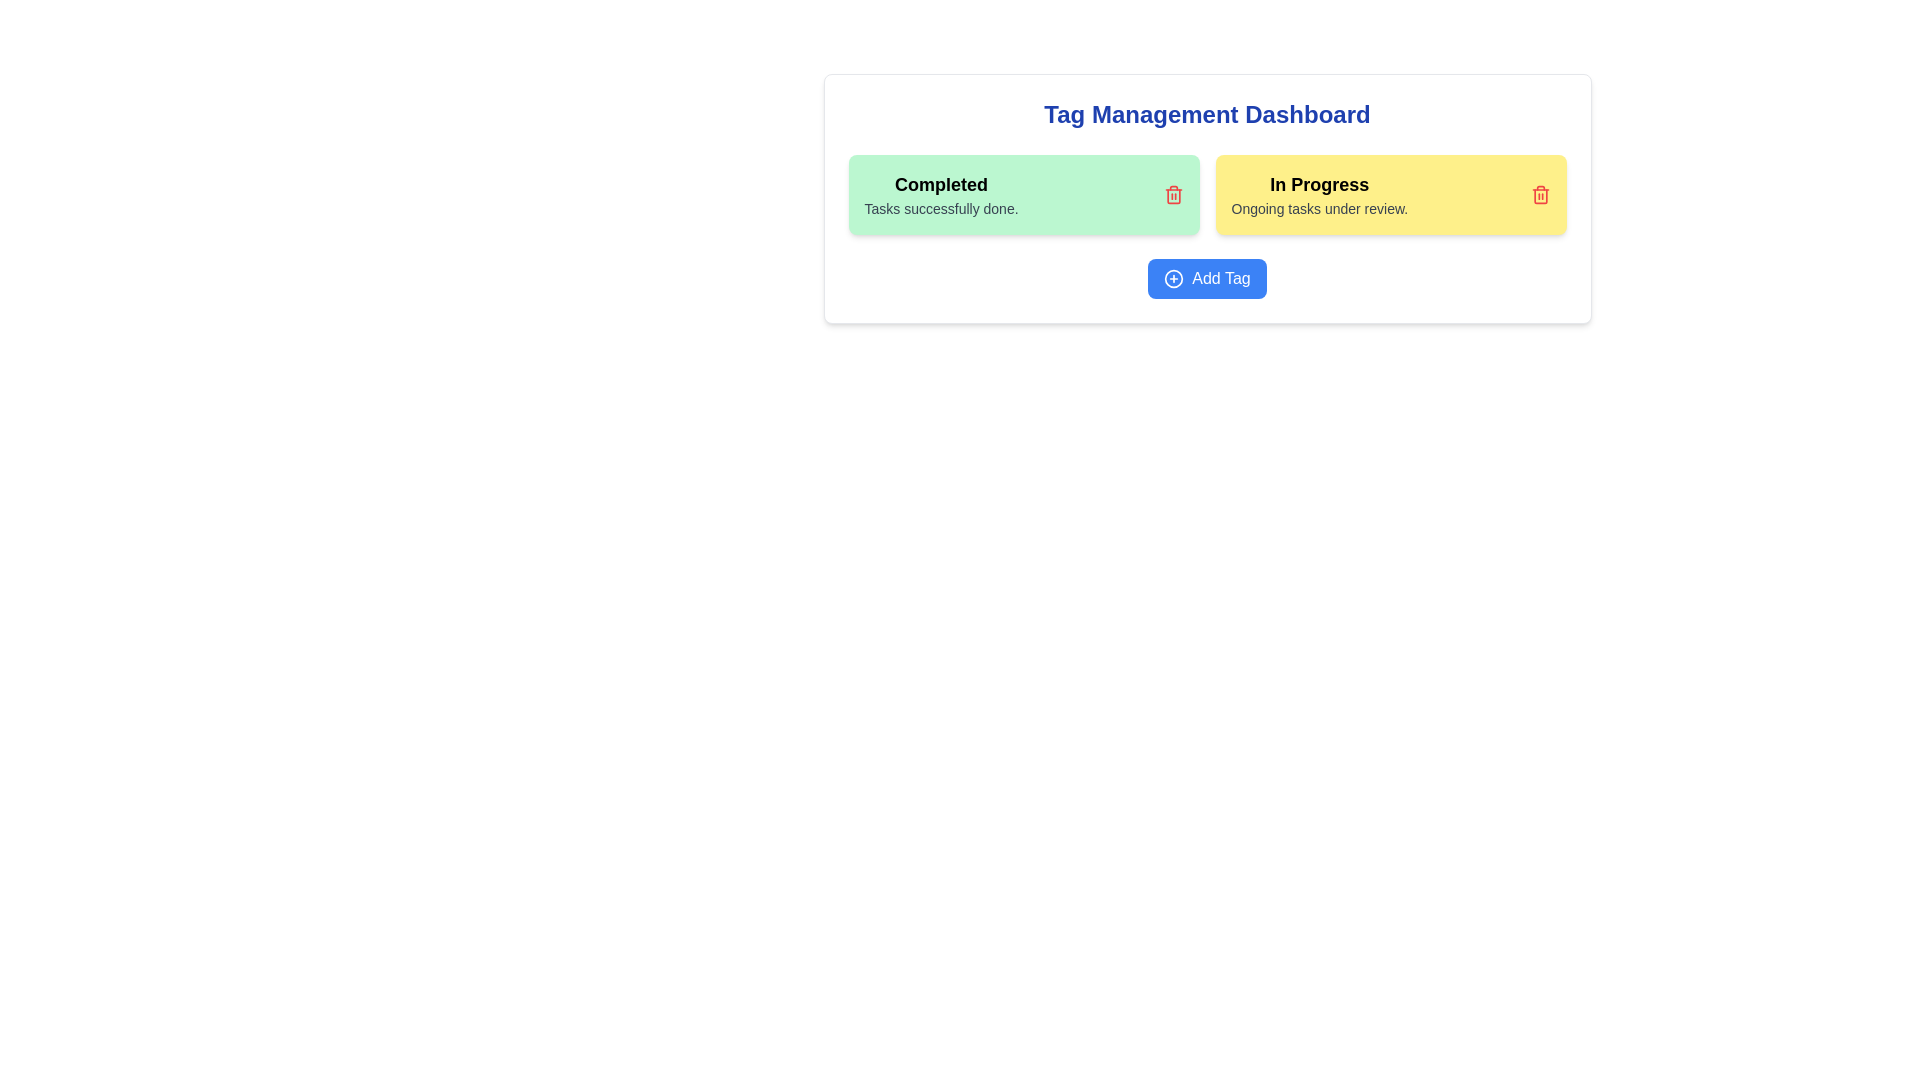 This screenshot has height=1080, width=1920. What do you see at coordinates (1206, 278) in the screenshot?
I see `the 'Add Tag' button located centrally below the grid of task status sections in the Tag Management Dashboard to initiate the tag addition process` at bounding box center [1206, 278].